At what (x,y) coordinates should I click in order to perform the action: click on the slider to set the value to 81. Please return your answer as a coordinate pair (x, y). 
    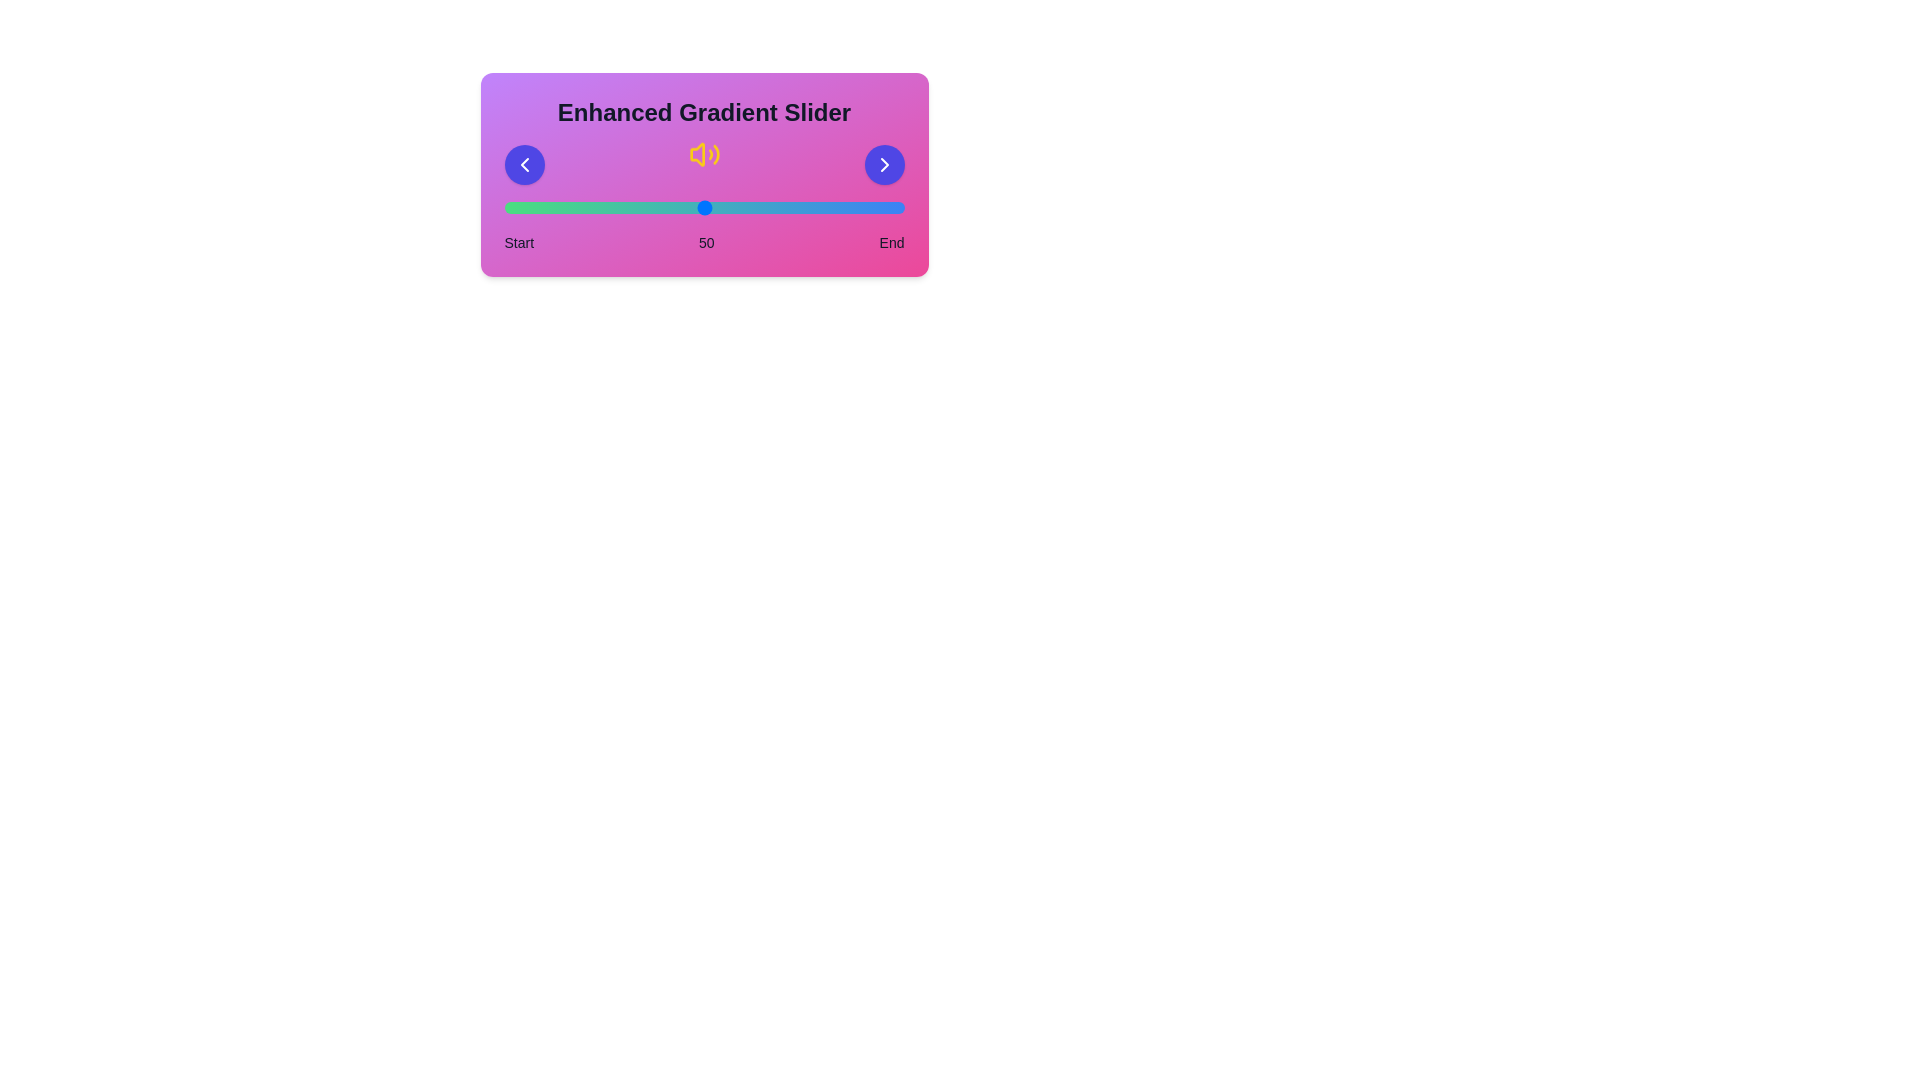
    Looking at the image, I should click on (828, 208).